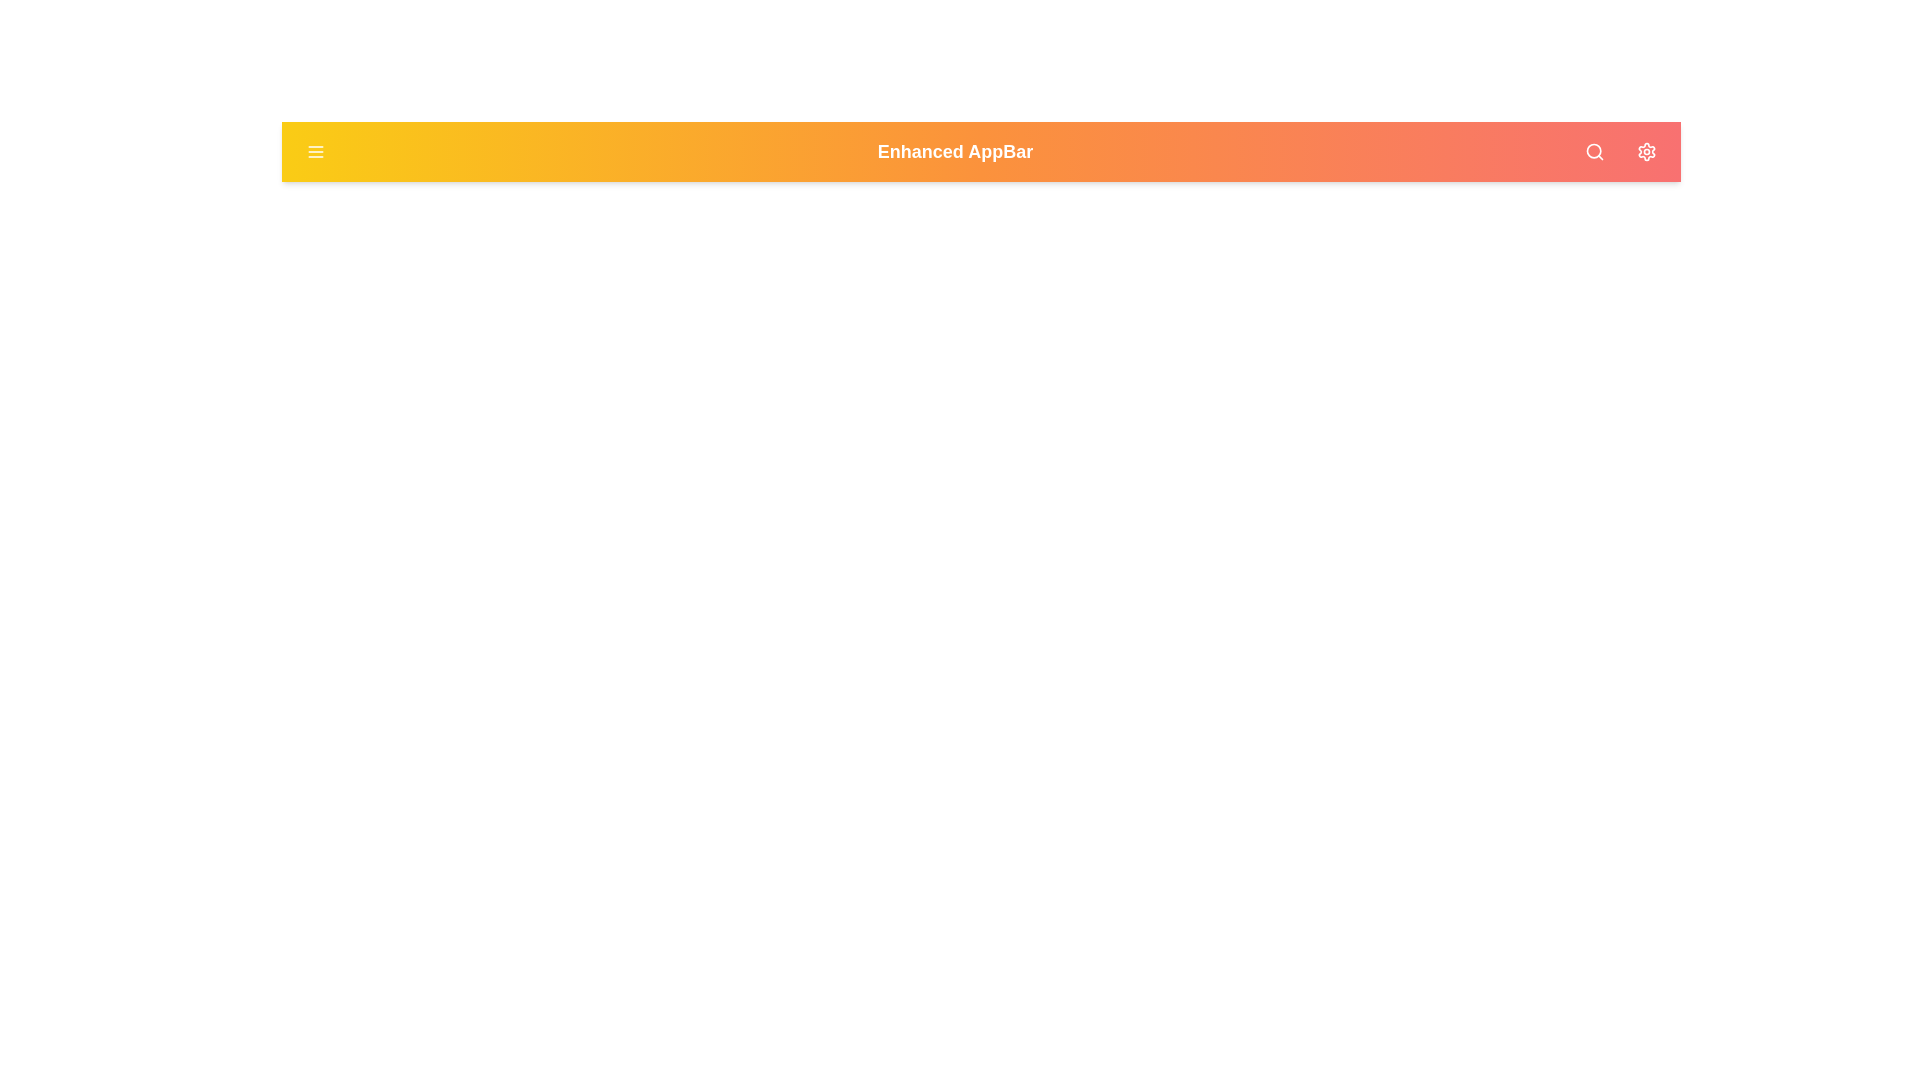  Describe the element at coordinates (1593, 150) in the screenshot. I see `the search button to initiate a search` at that location.